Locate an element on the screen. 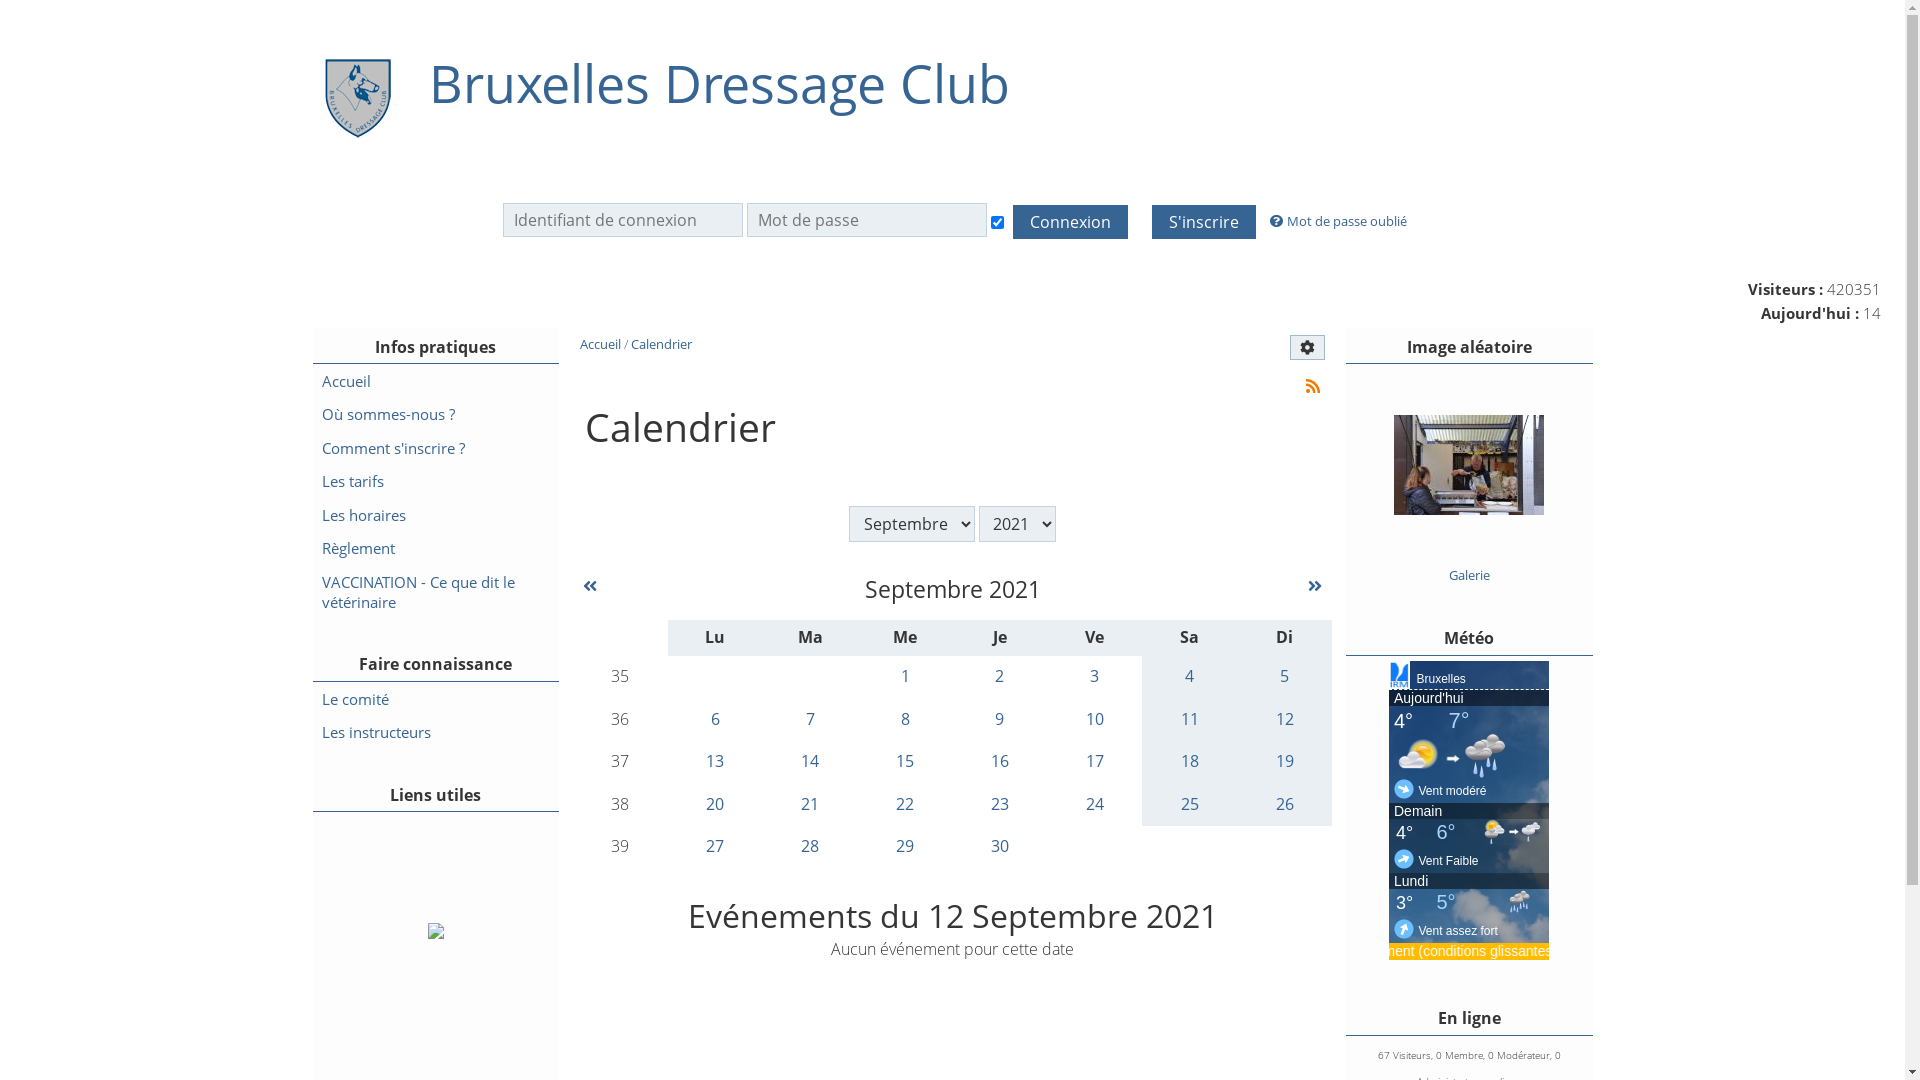 Image resolution: width=1920 pixels, height=1080 pixels. '29' is located at coordinates (904, 847).